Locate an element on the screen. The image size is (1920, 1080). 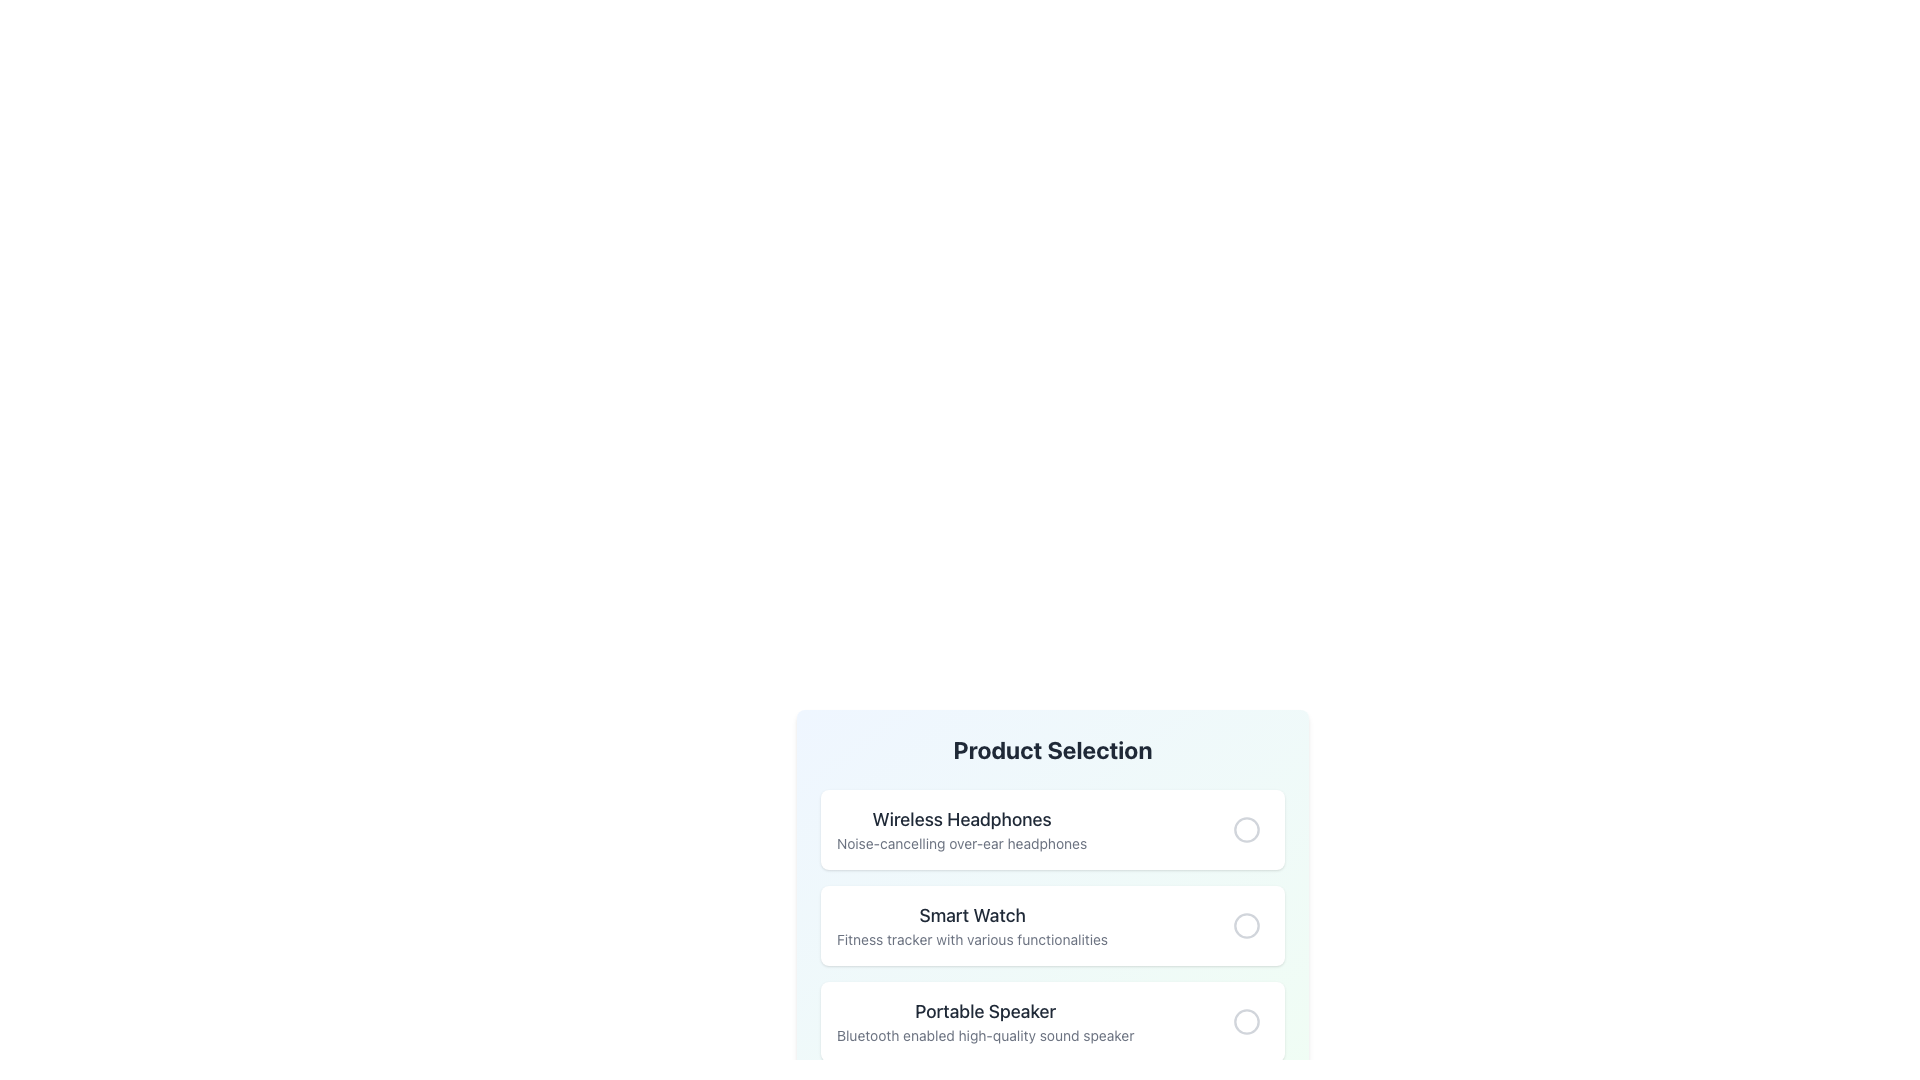
the circular selection indicator for the 'Smart Watch' option in the 'Product Selection' UI section is located at coordinates (1246, 925).